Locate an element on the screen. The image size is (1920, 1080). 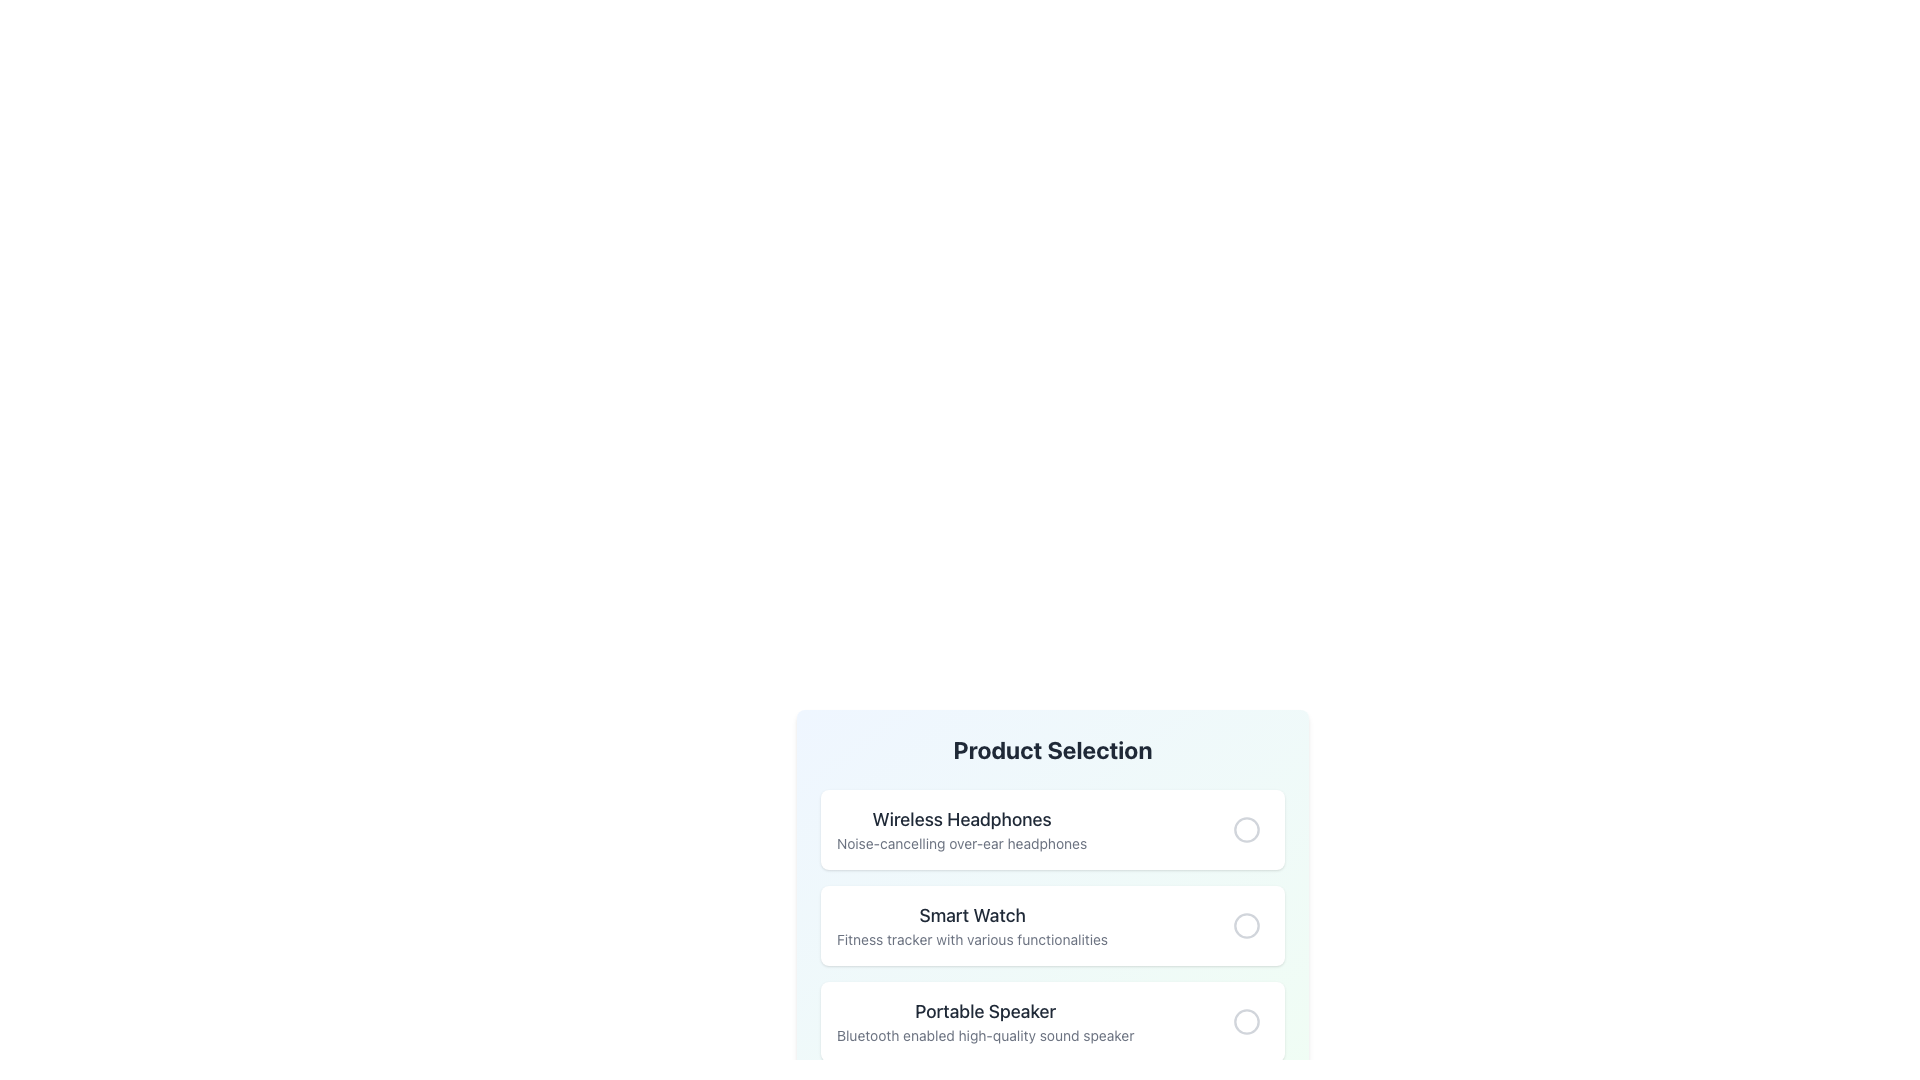
the circular selection indicator for the 'Smart Watch' option in the 'Product Selection' UI section is located at coordinates (1246, 925).